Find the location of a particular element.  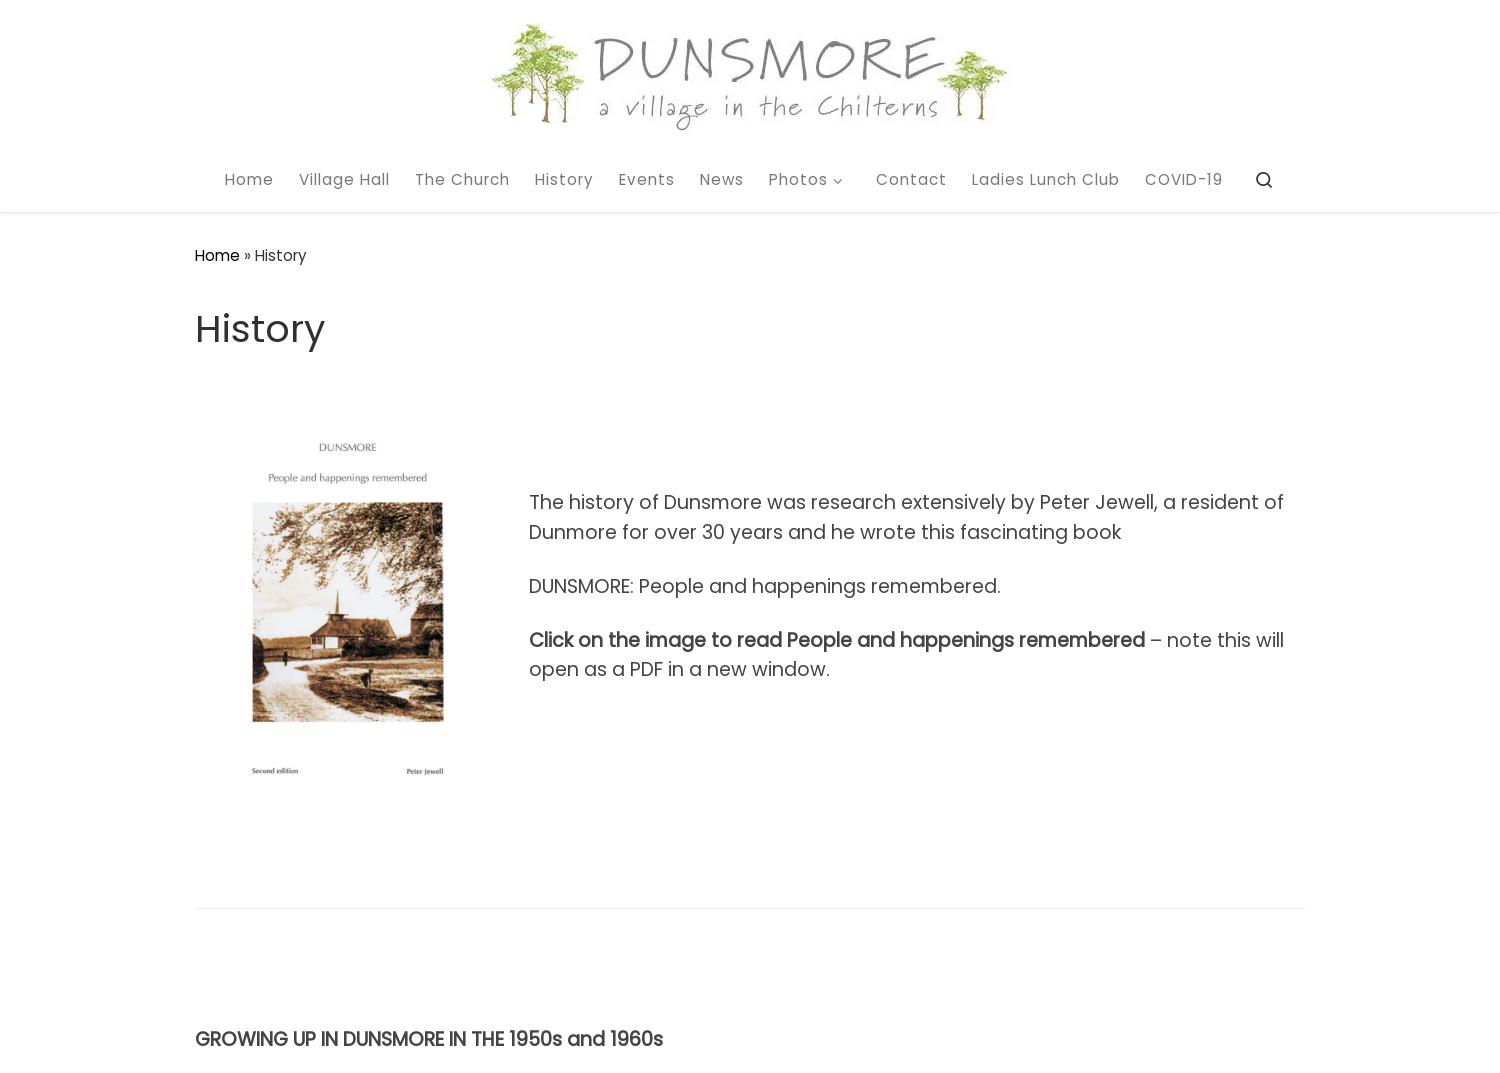

'Ladies Lunch Club' is located at coordinates (1045, 178).